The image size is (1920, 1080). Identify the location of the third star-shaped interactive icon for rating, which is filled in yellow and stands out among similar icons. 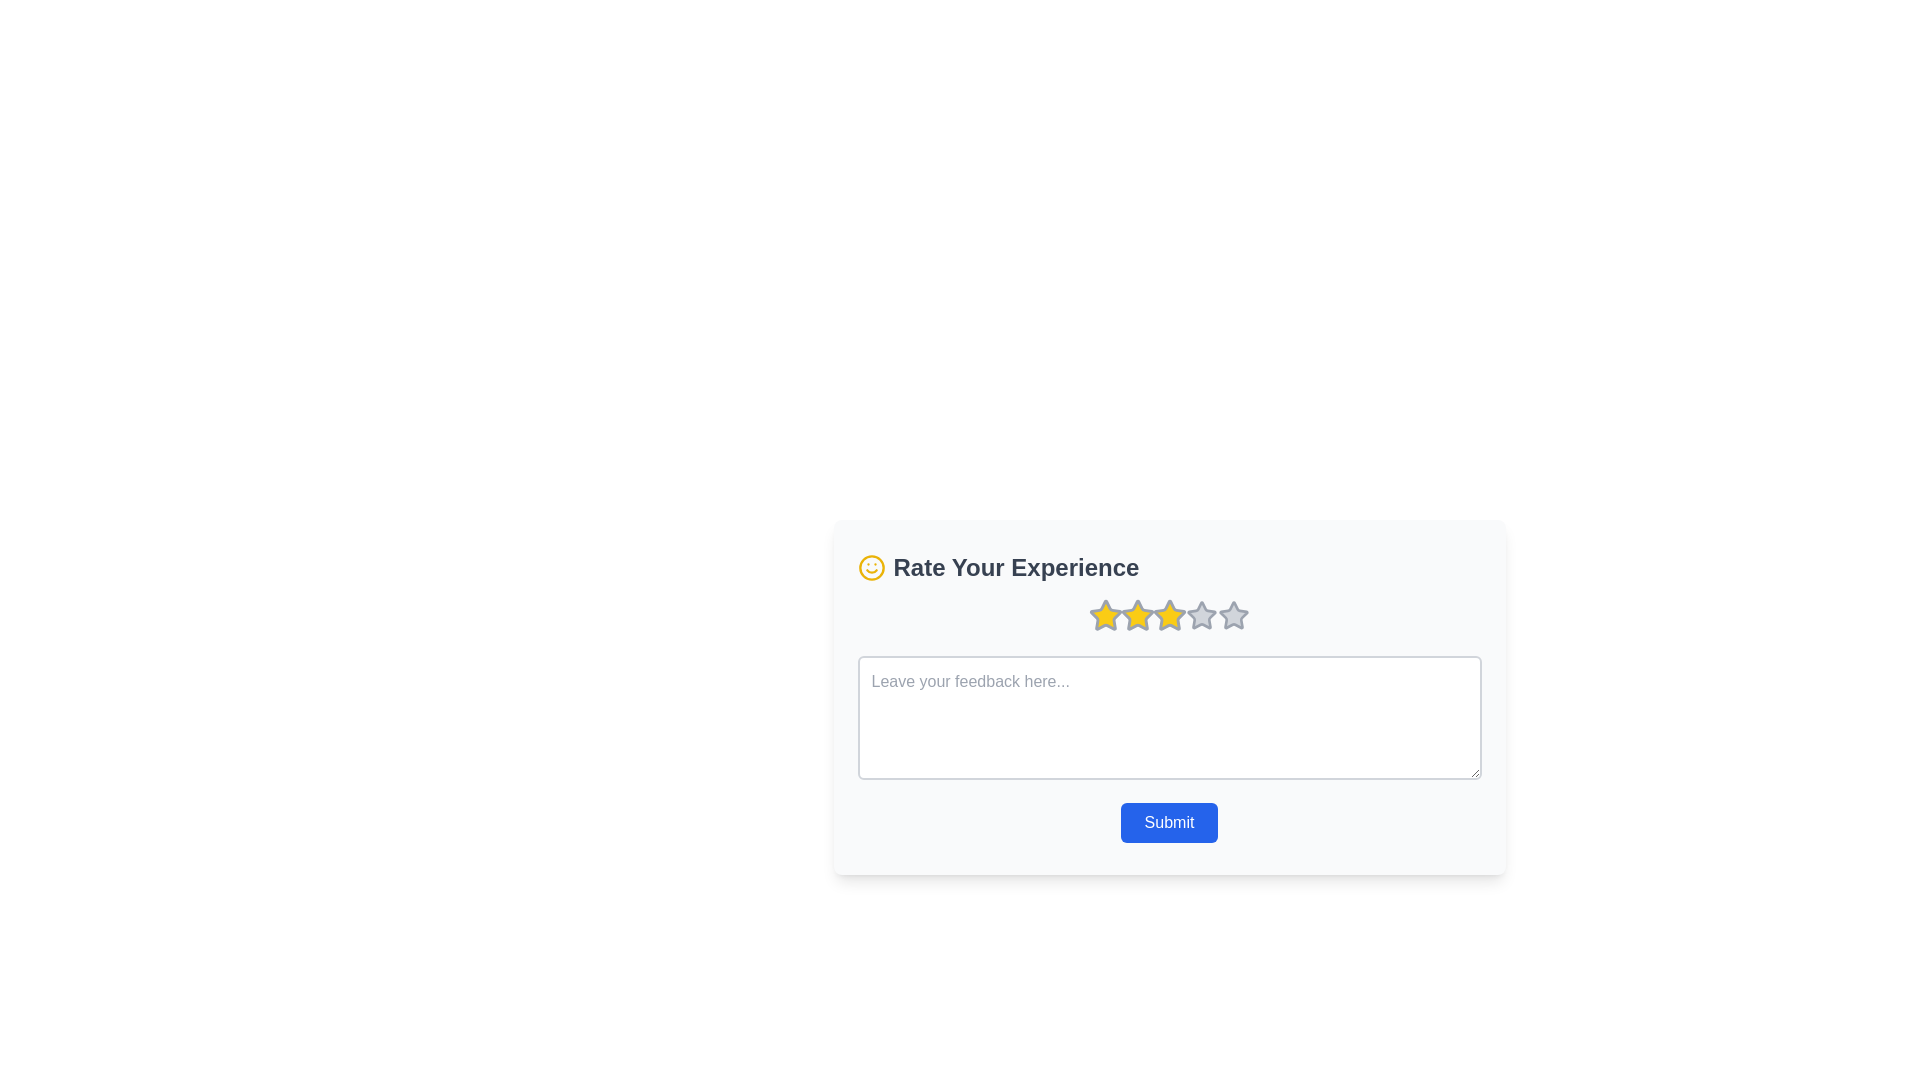
(1169, 615).